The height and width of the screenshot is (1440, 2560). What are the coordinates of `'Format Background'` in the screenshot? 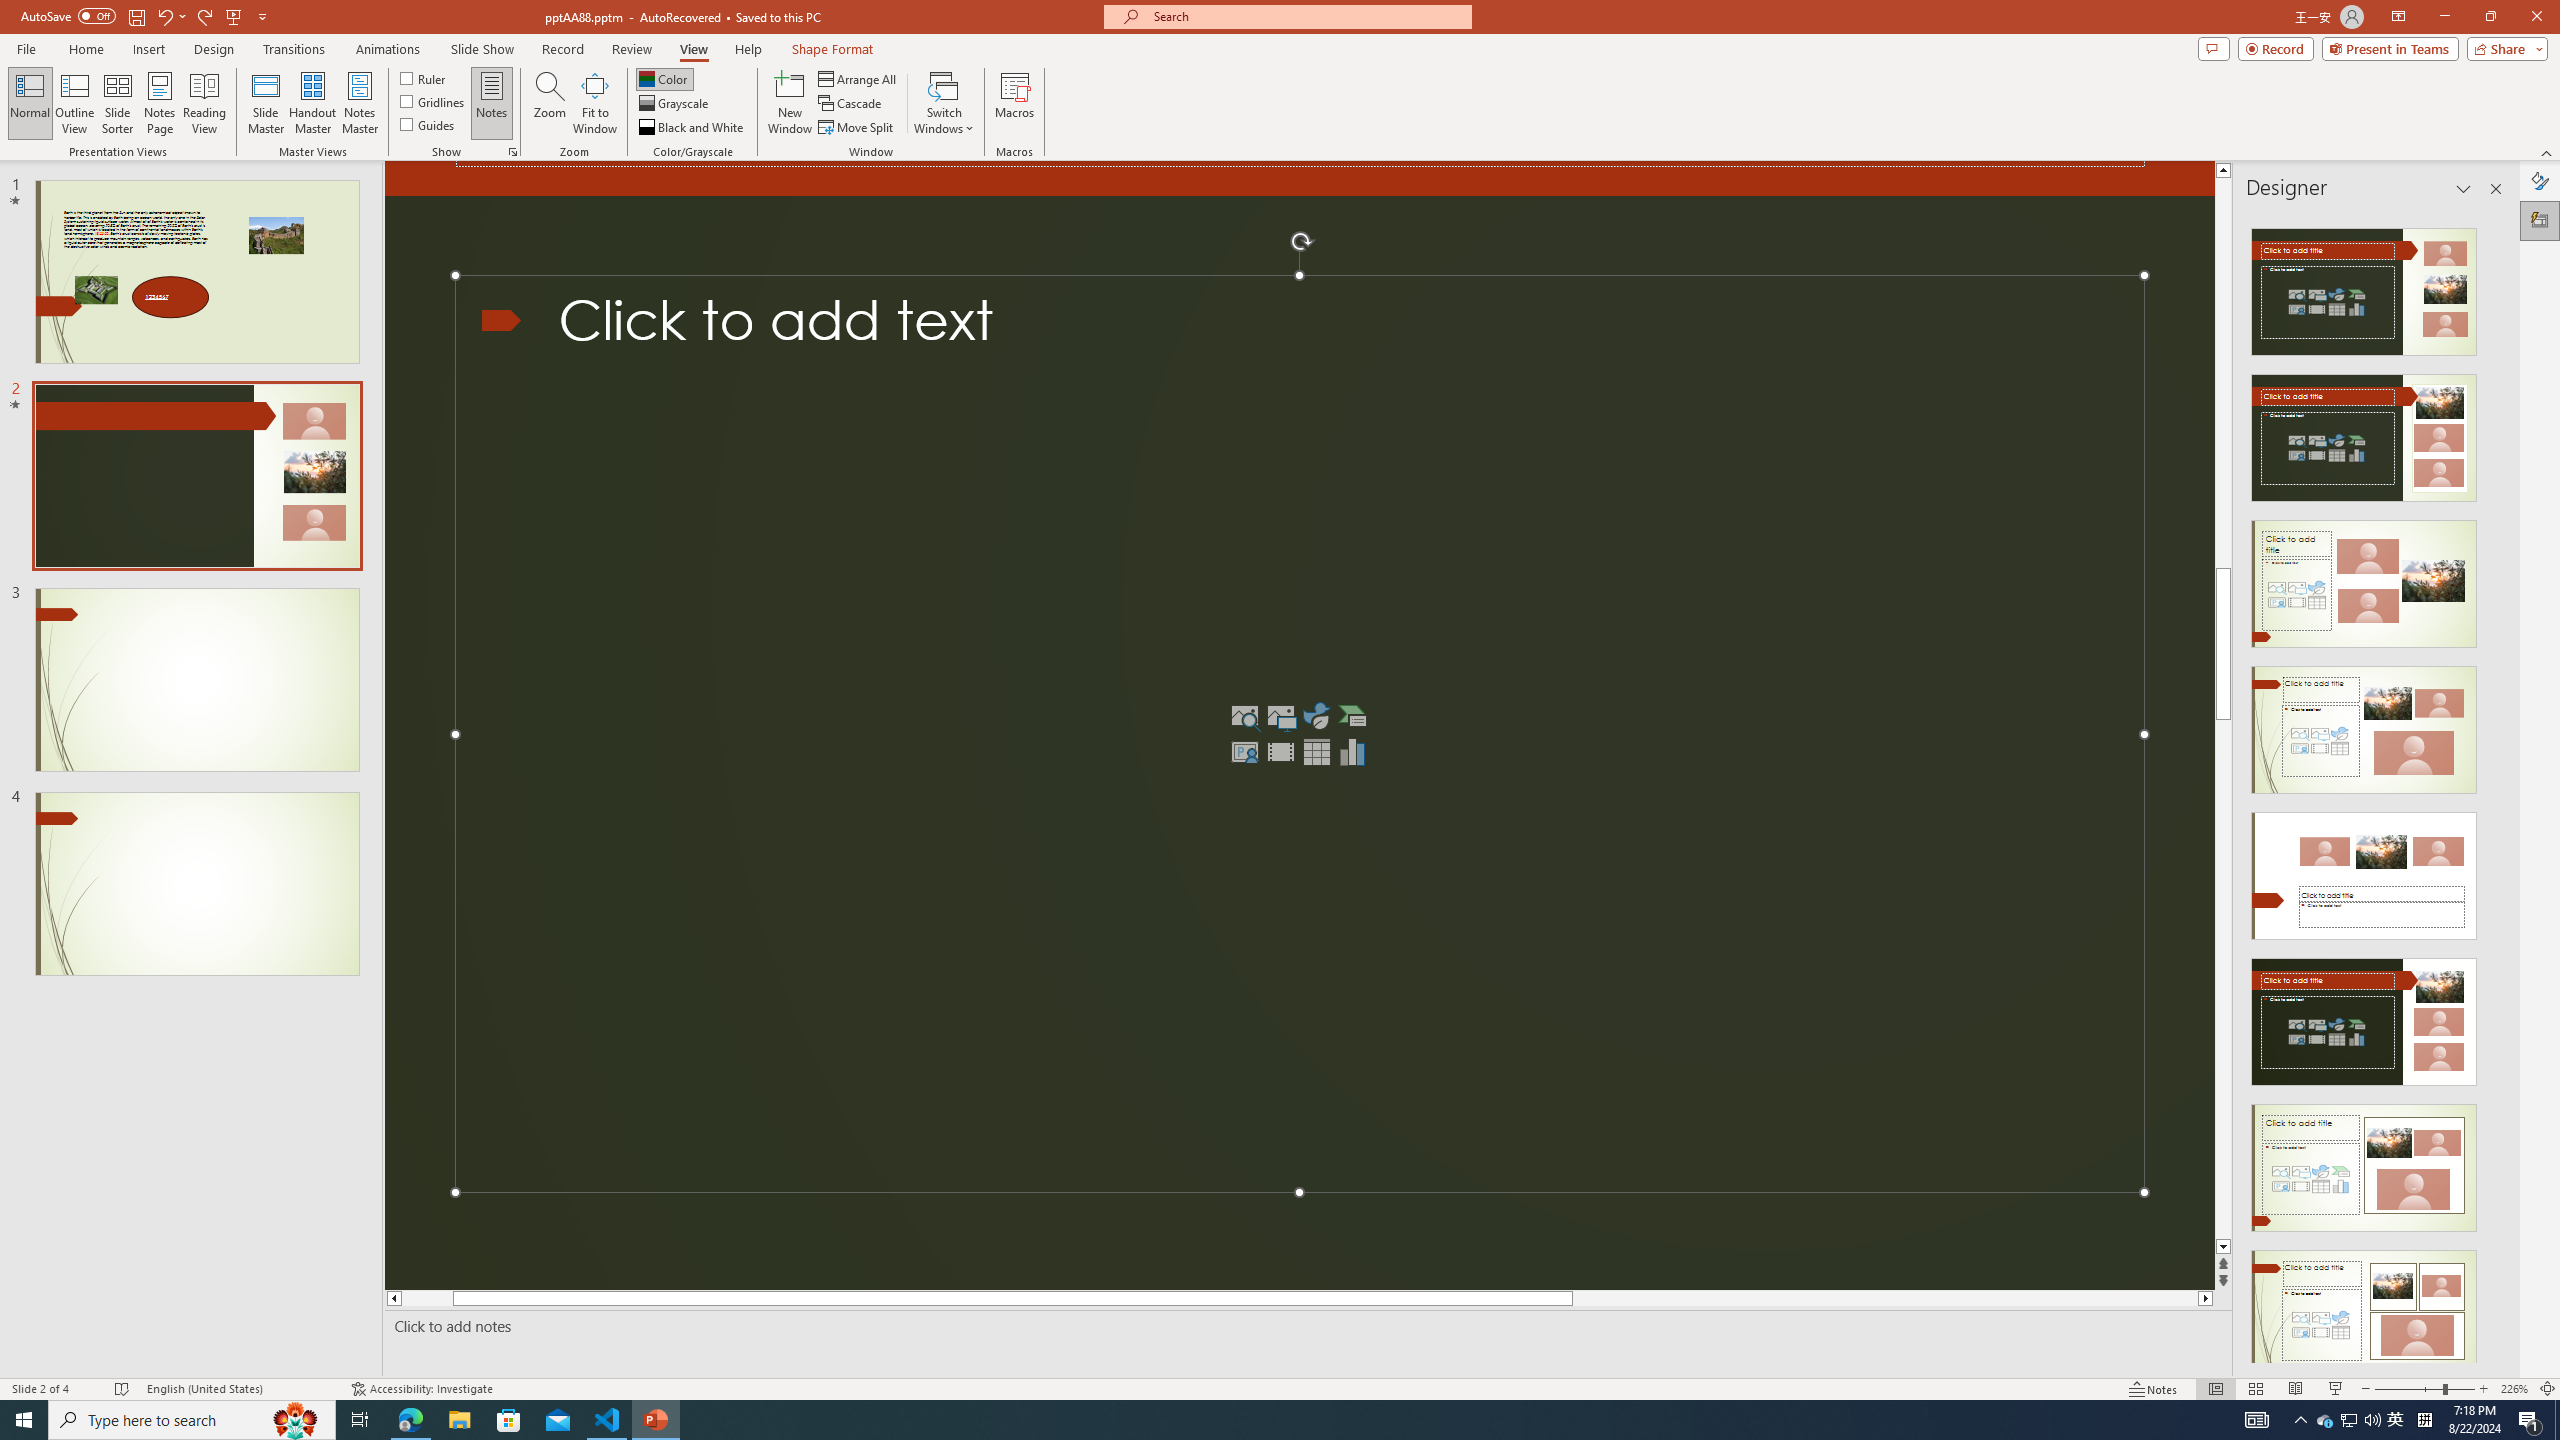 It's located at (2539, 180).